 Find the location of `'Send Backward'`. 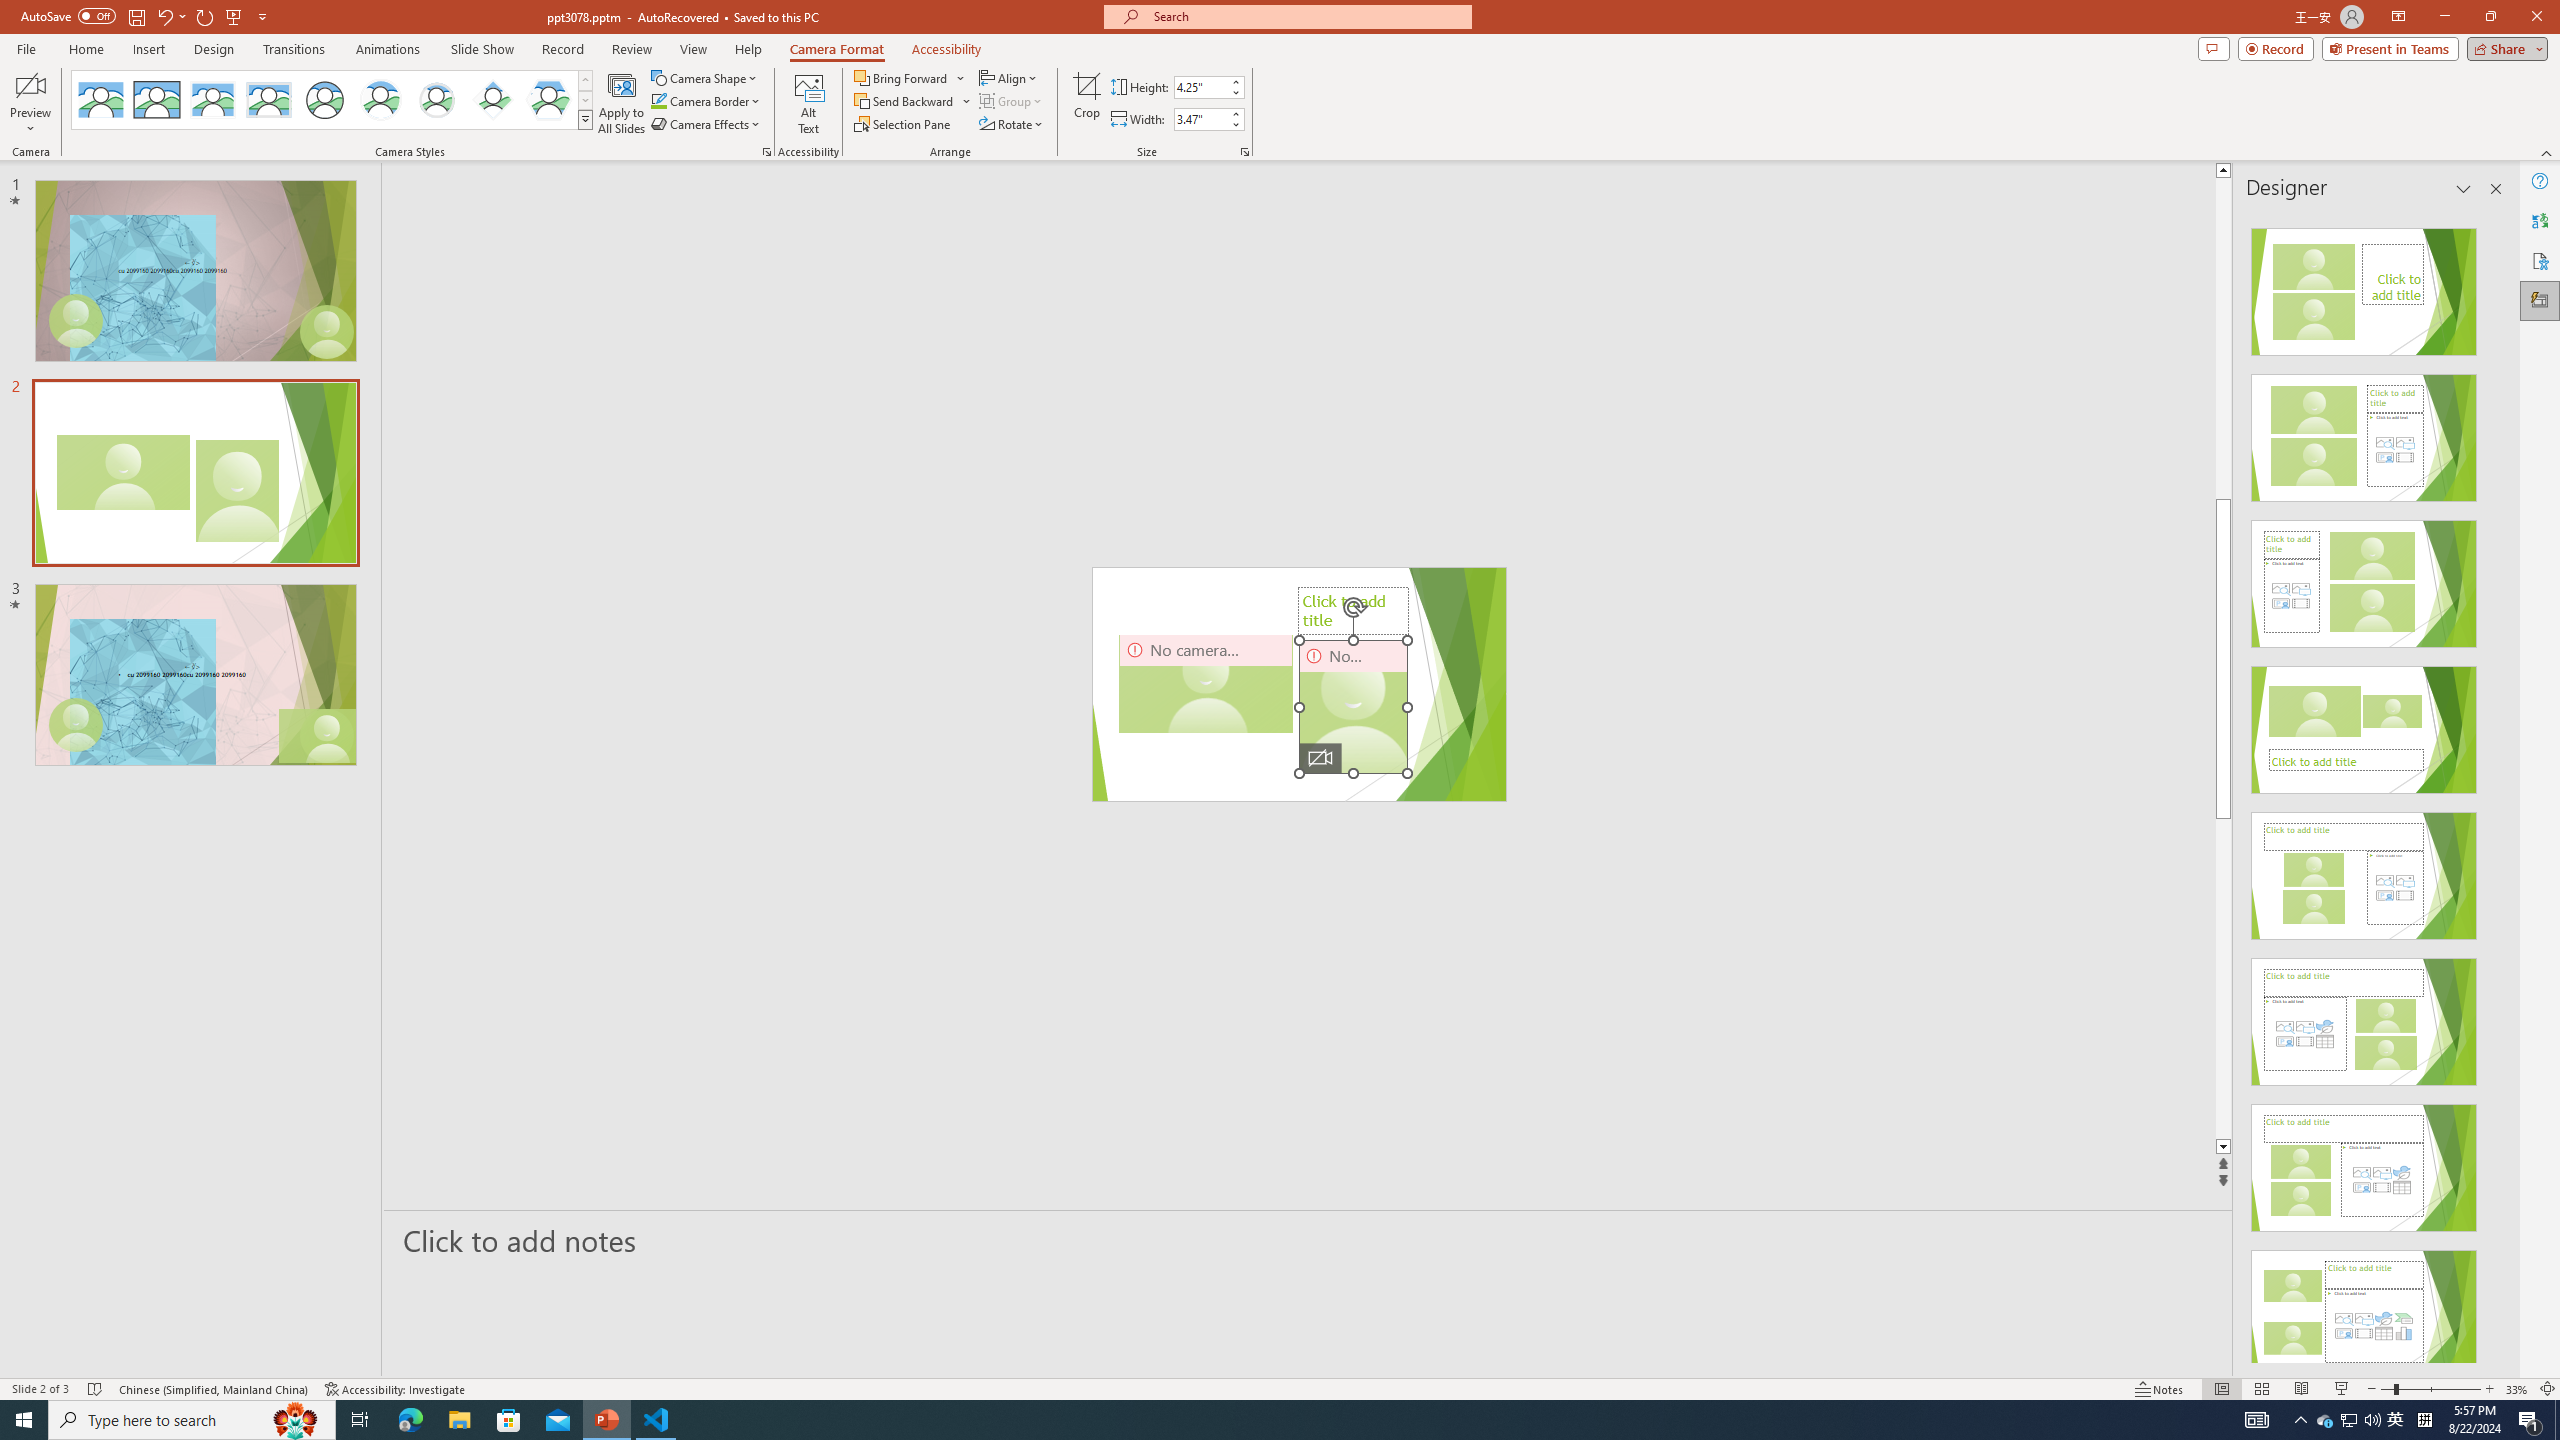

'Send Backward' is located at coordinates (912, 99).